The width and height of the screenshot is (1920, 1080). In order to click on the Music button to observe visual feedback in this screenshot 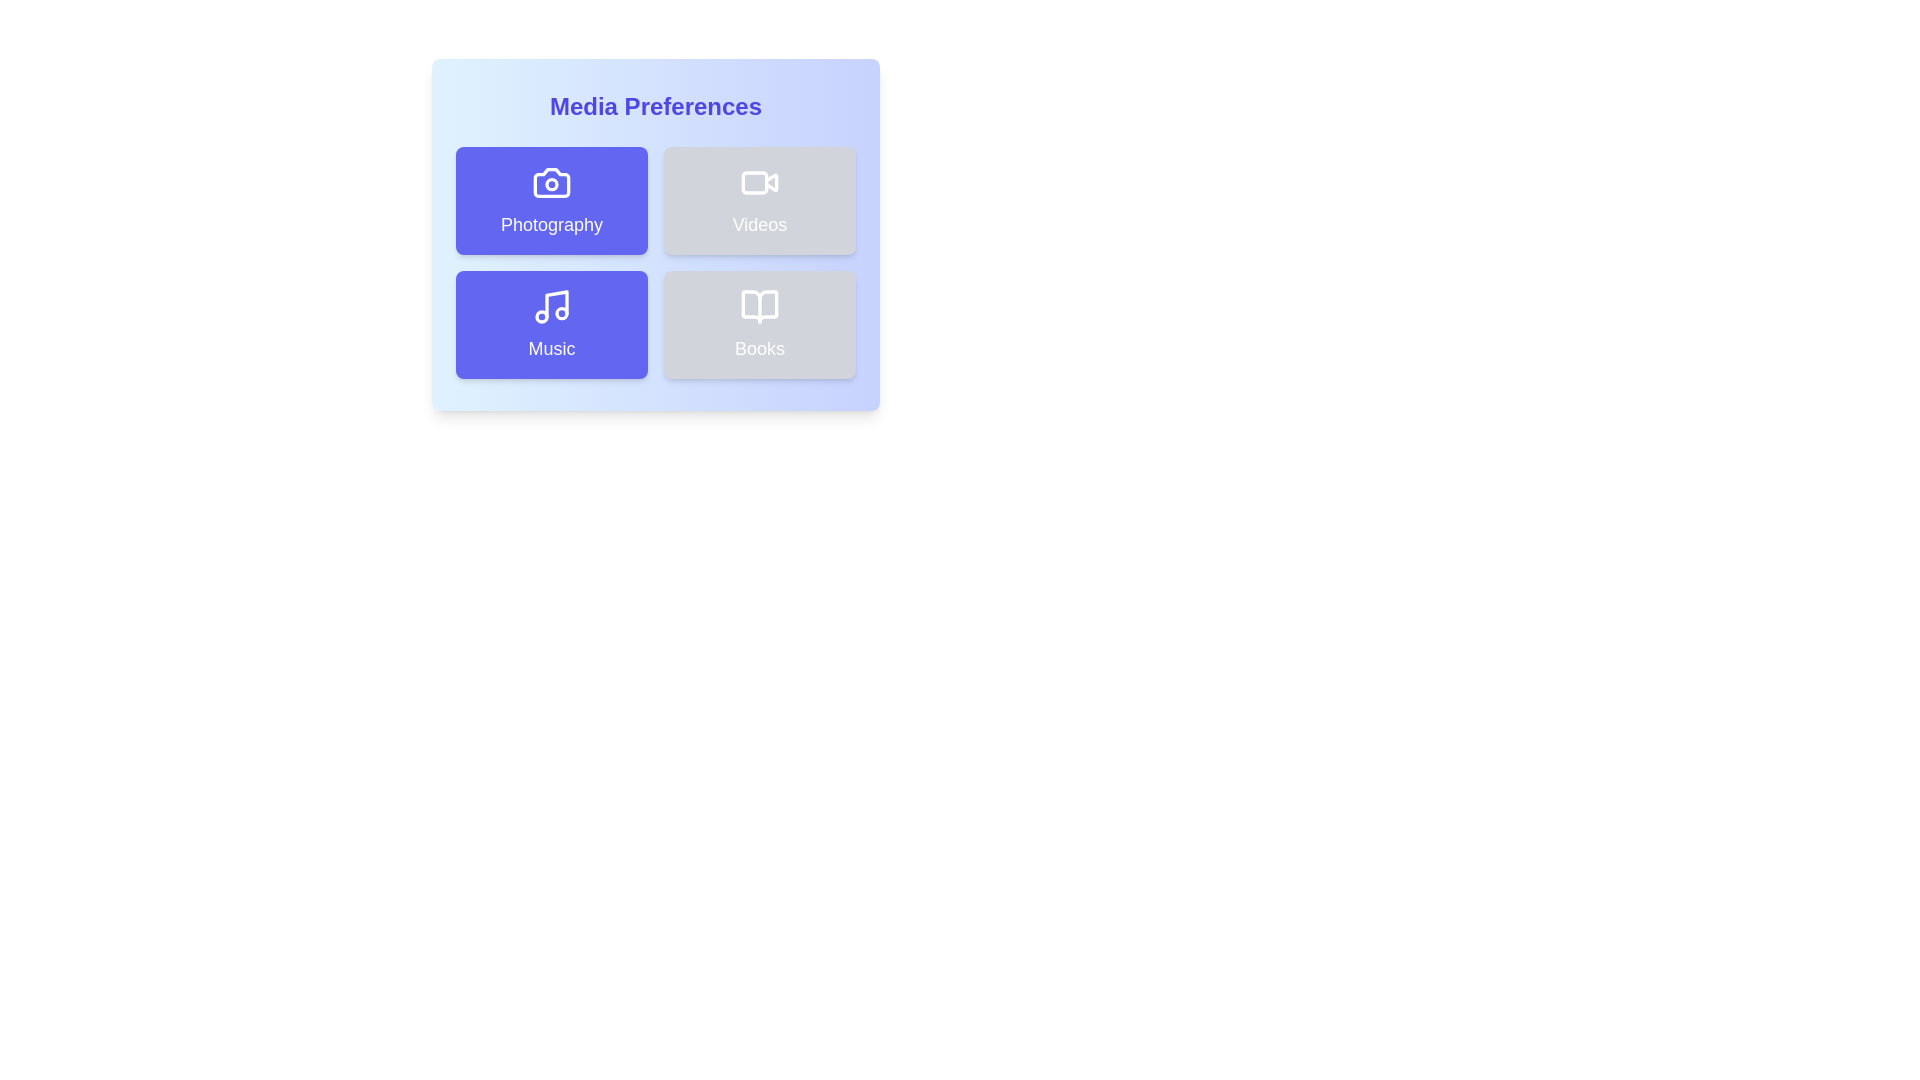, I will do `click(552, 323)`.